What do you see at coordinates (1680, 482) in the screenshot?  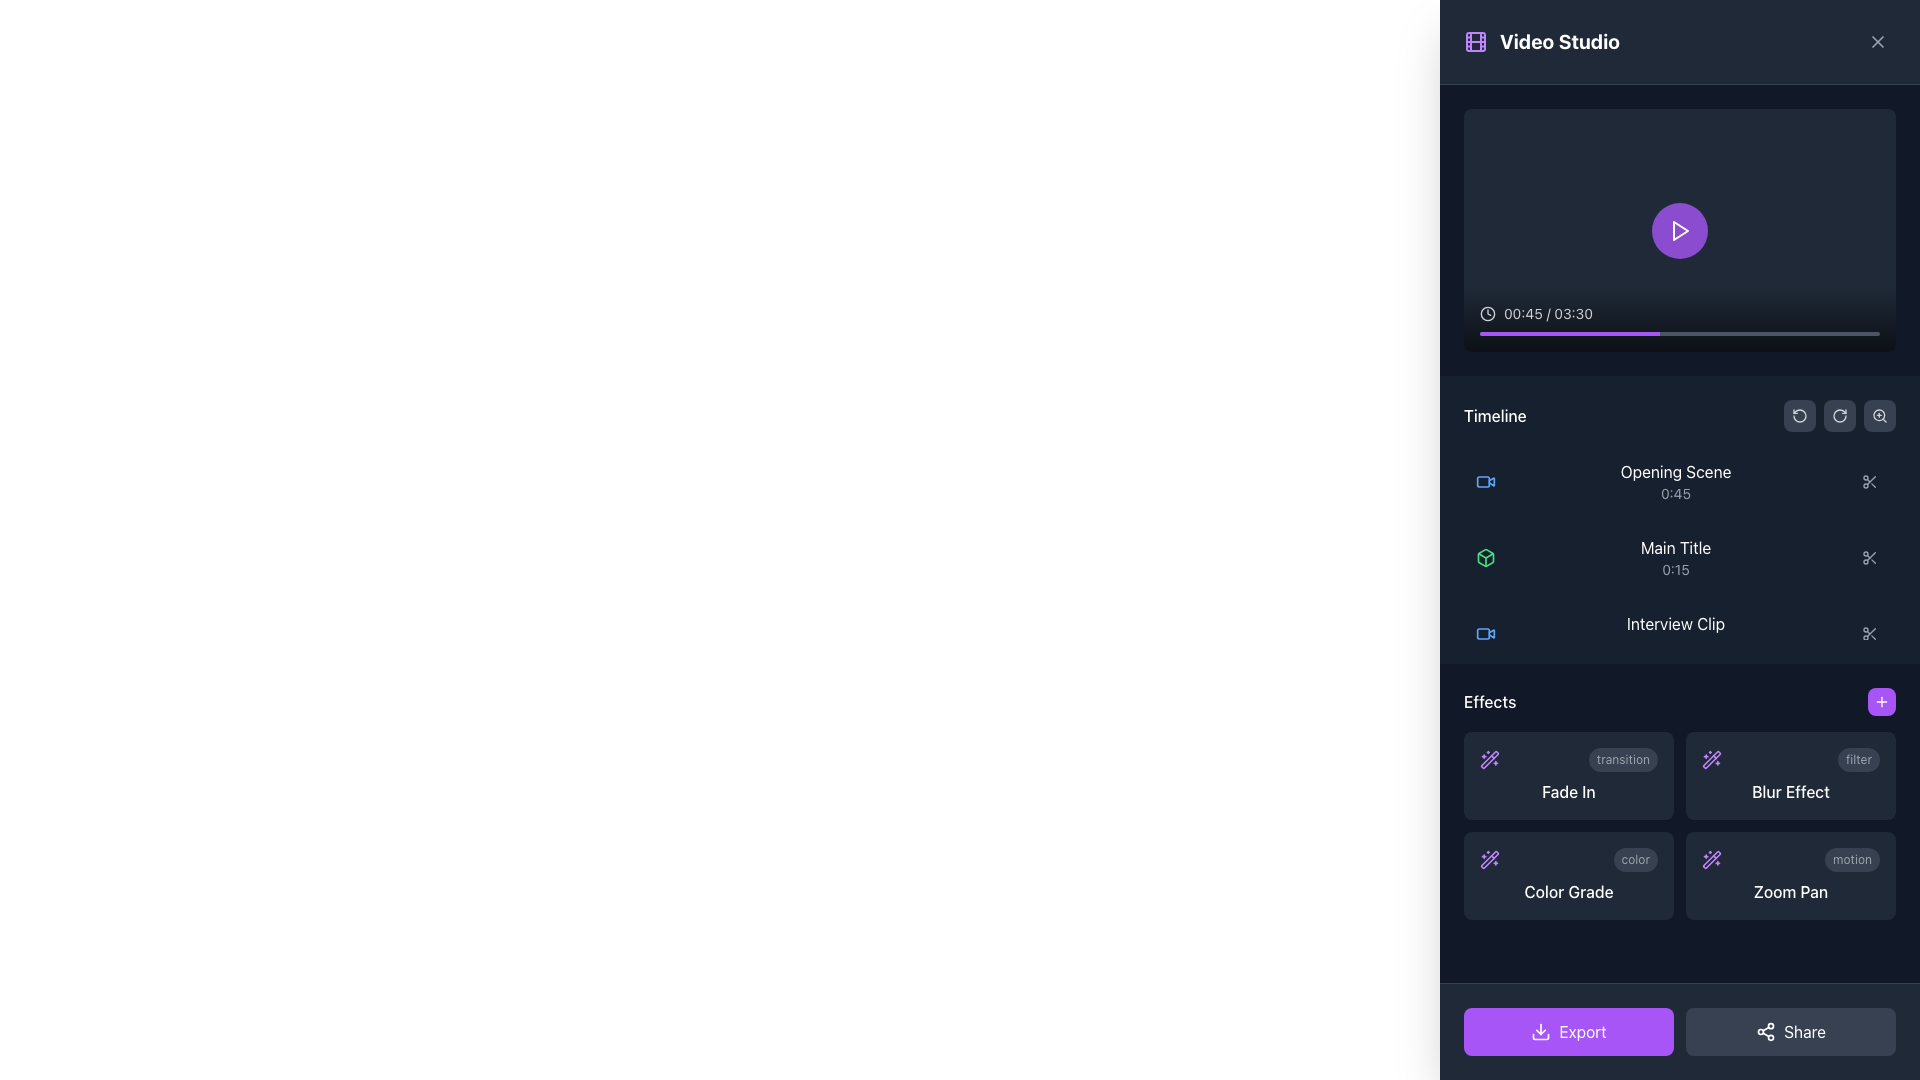 I see `the first list item in the vertical timeline representing the 'Opening Scene'` at bounding box center [1680, 482].